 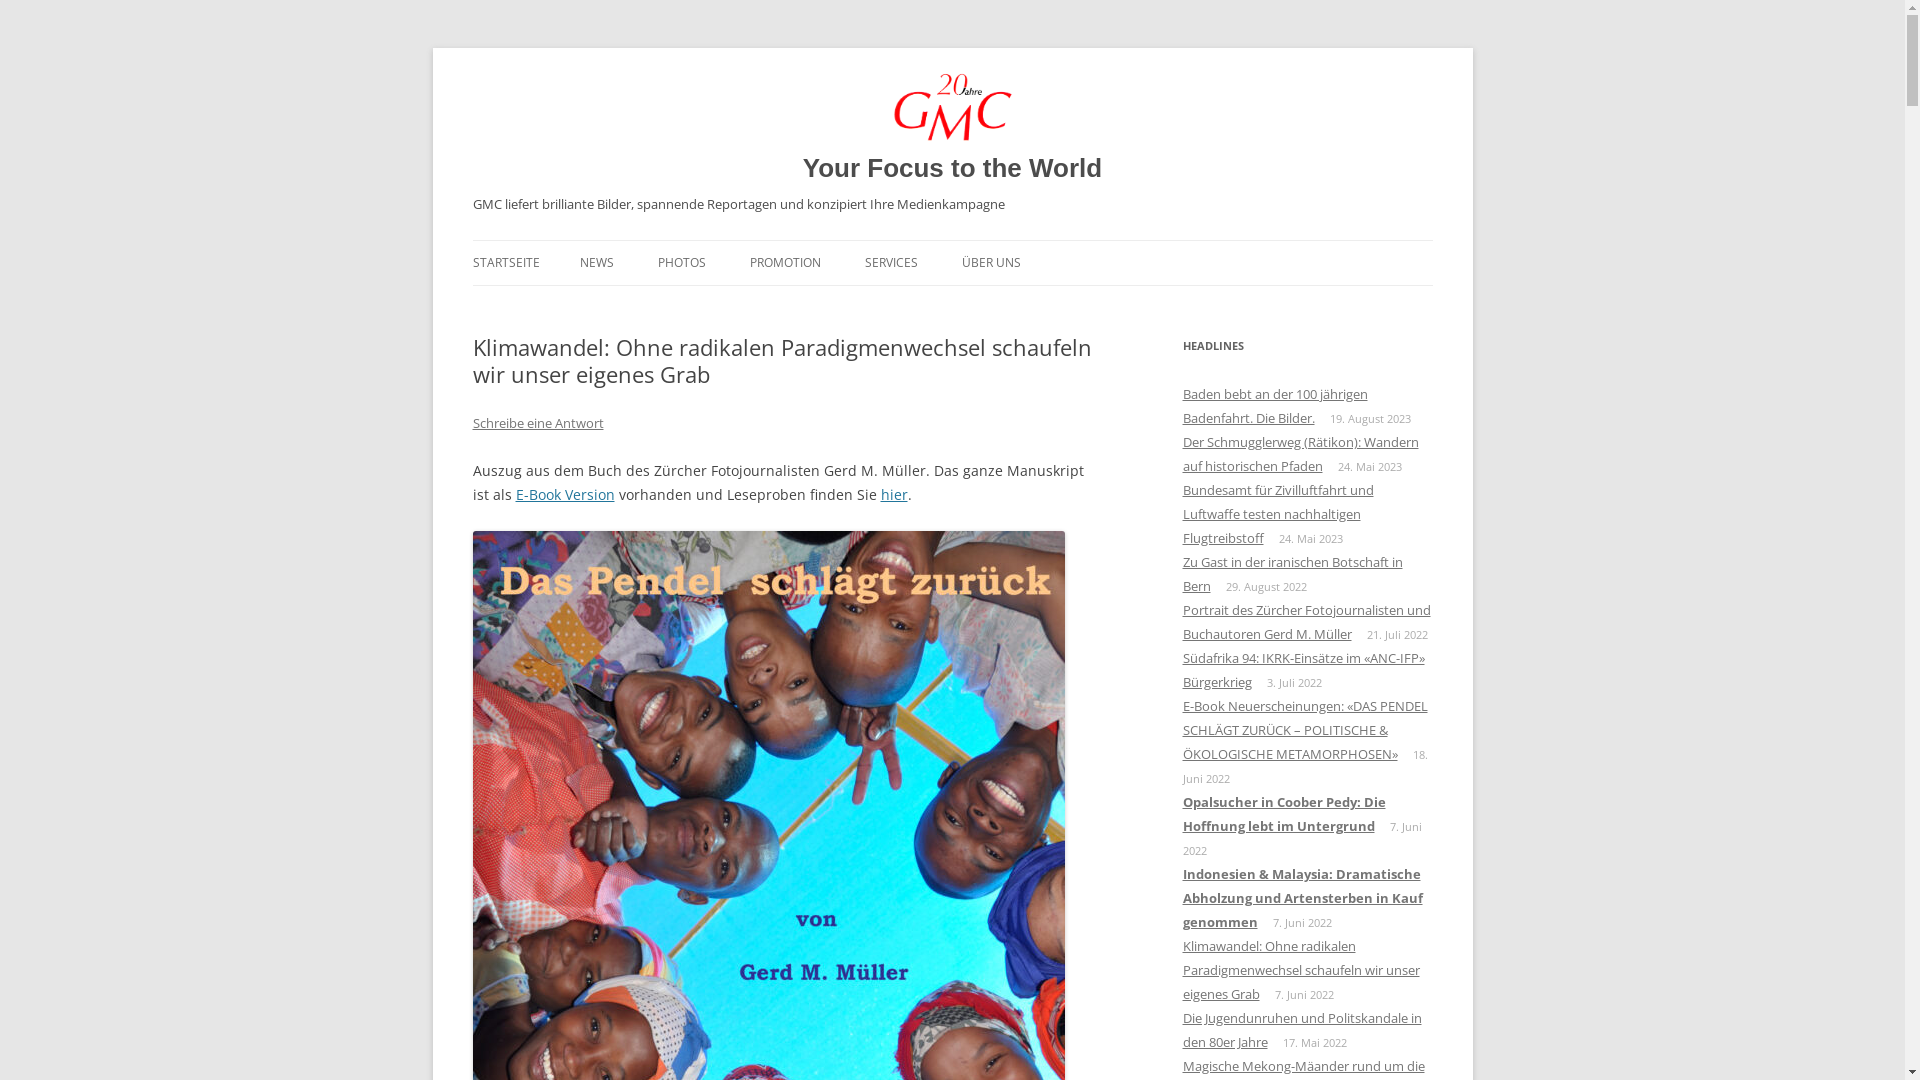 What do you see at coordinates (564, 494) in the screenshot?
I see `'E-Book Version'` at bounding box center [564, 494].